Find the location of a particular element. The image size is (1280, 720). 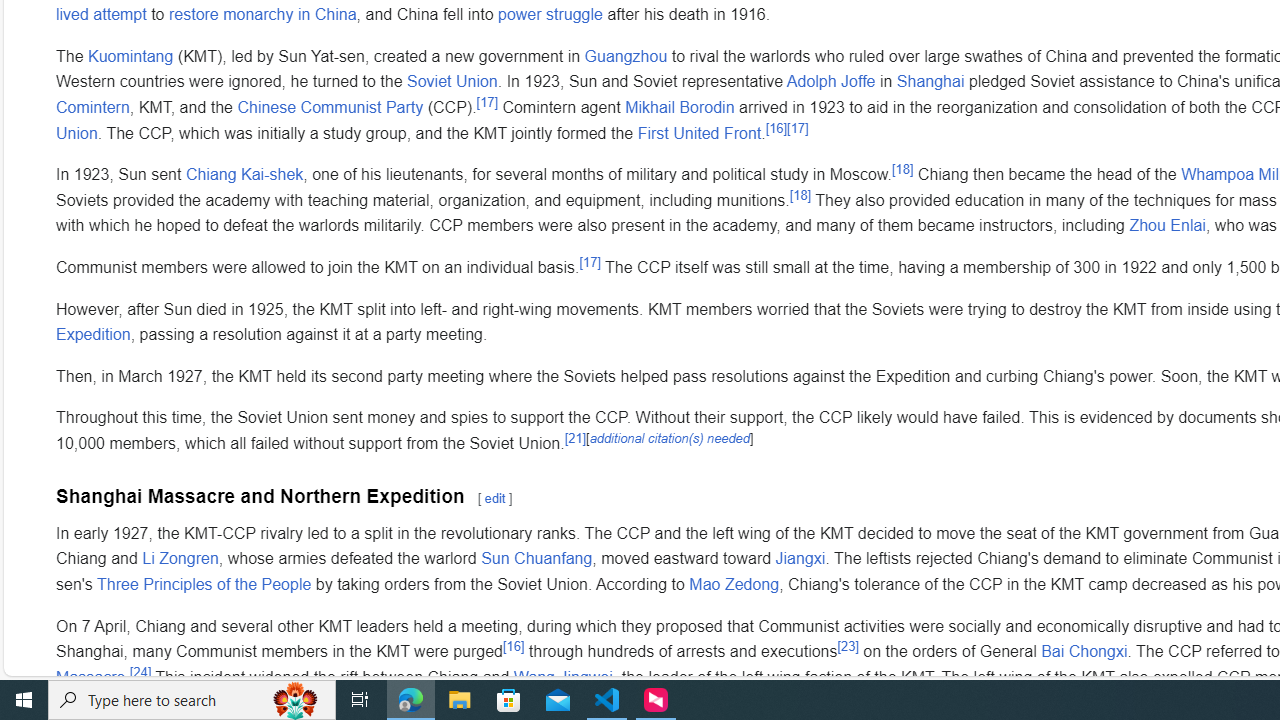

'Adolph Joffe' is located at coordinates (830, 80).